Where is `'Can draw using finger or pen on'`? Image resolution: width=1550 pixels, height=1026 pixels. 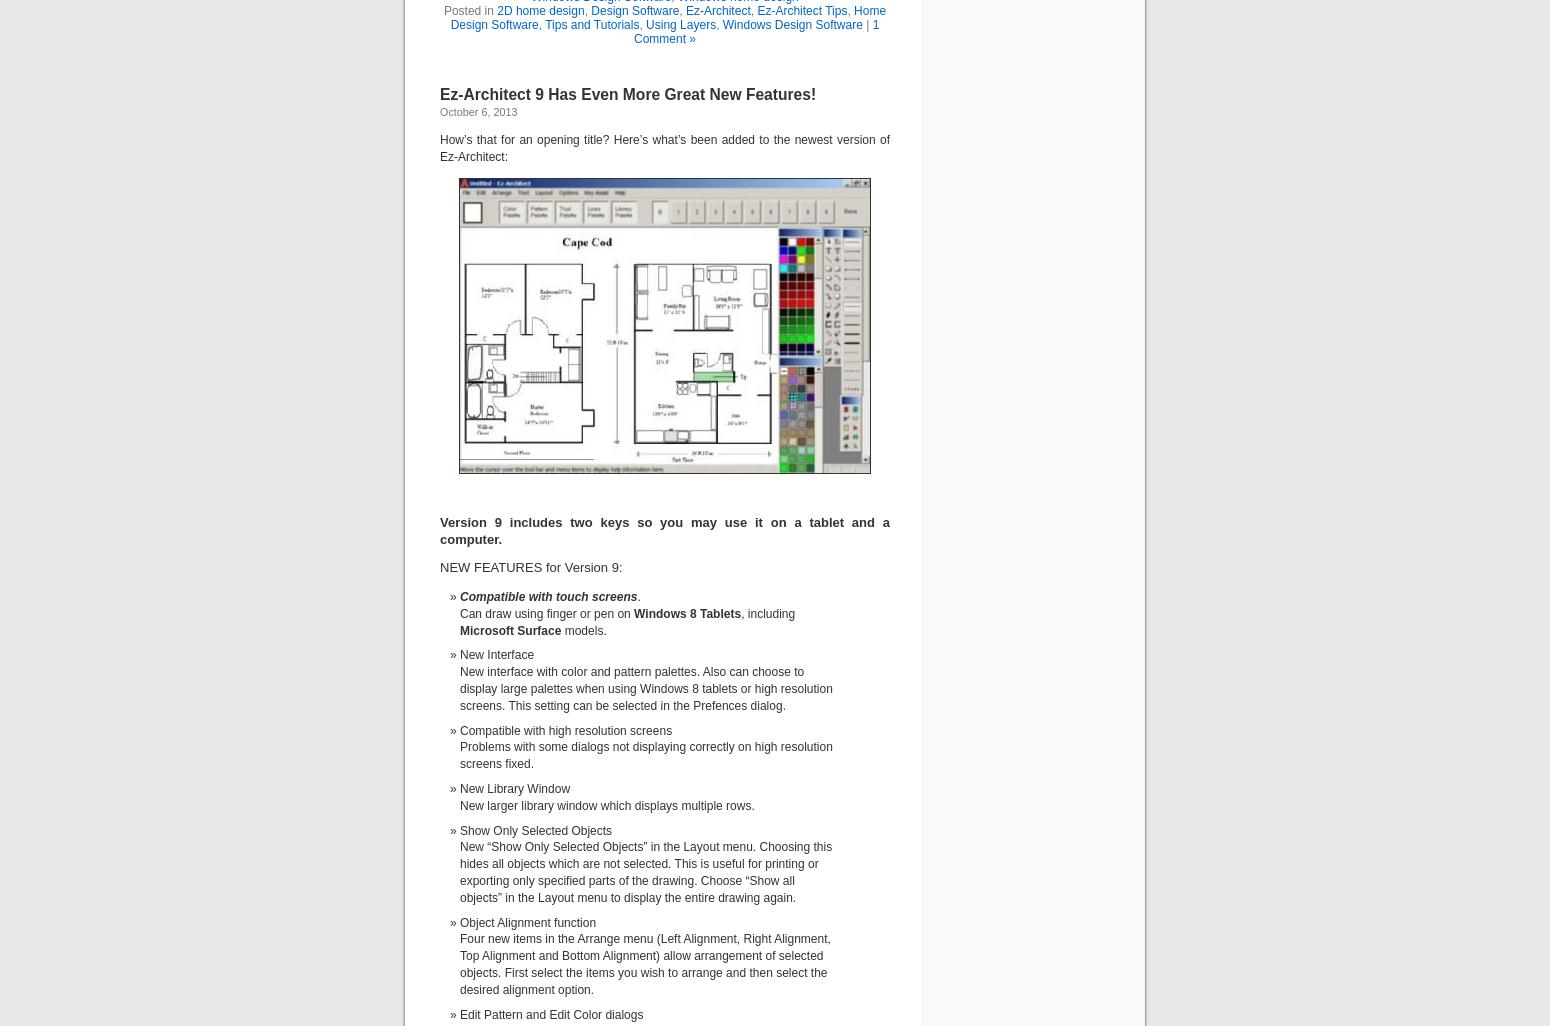
'Can draw using finger or pen on' is located at coordinates (460, 612).